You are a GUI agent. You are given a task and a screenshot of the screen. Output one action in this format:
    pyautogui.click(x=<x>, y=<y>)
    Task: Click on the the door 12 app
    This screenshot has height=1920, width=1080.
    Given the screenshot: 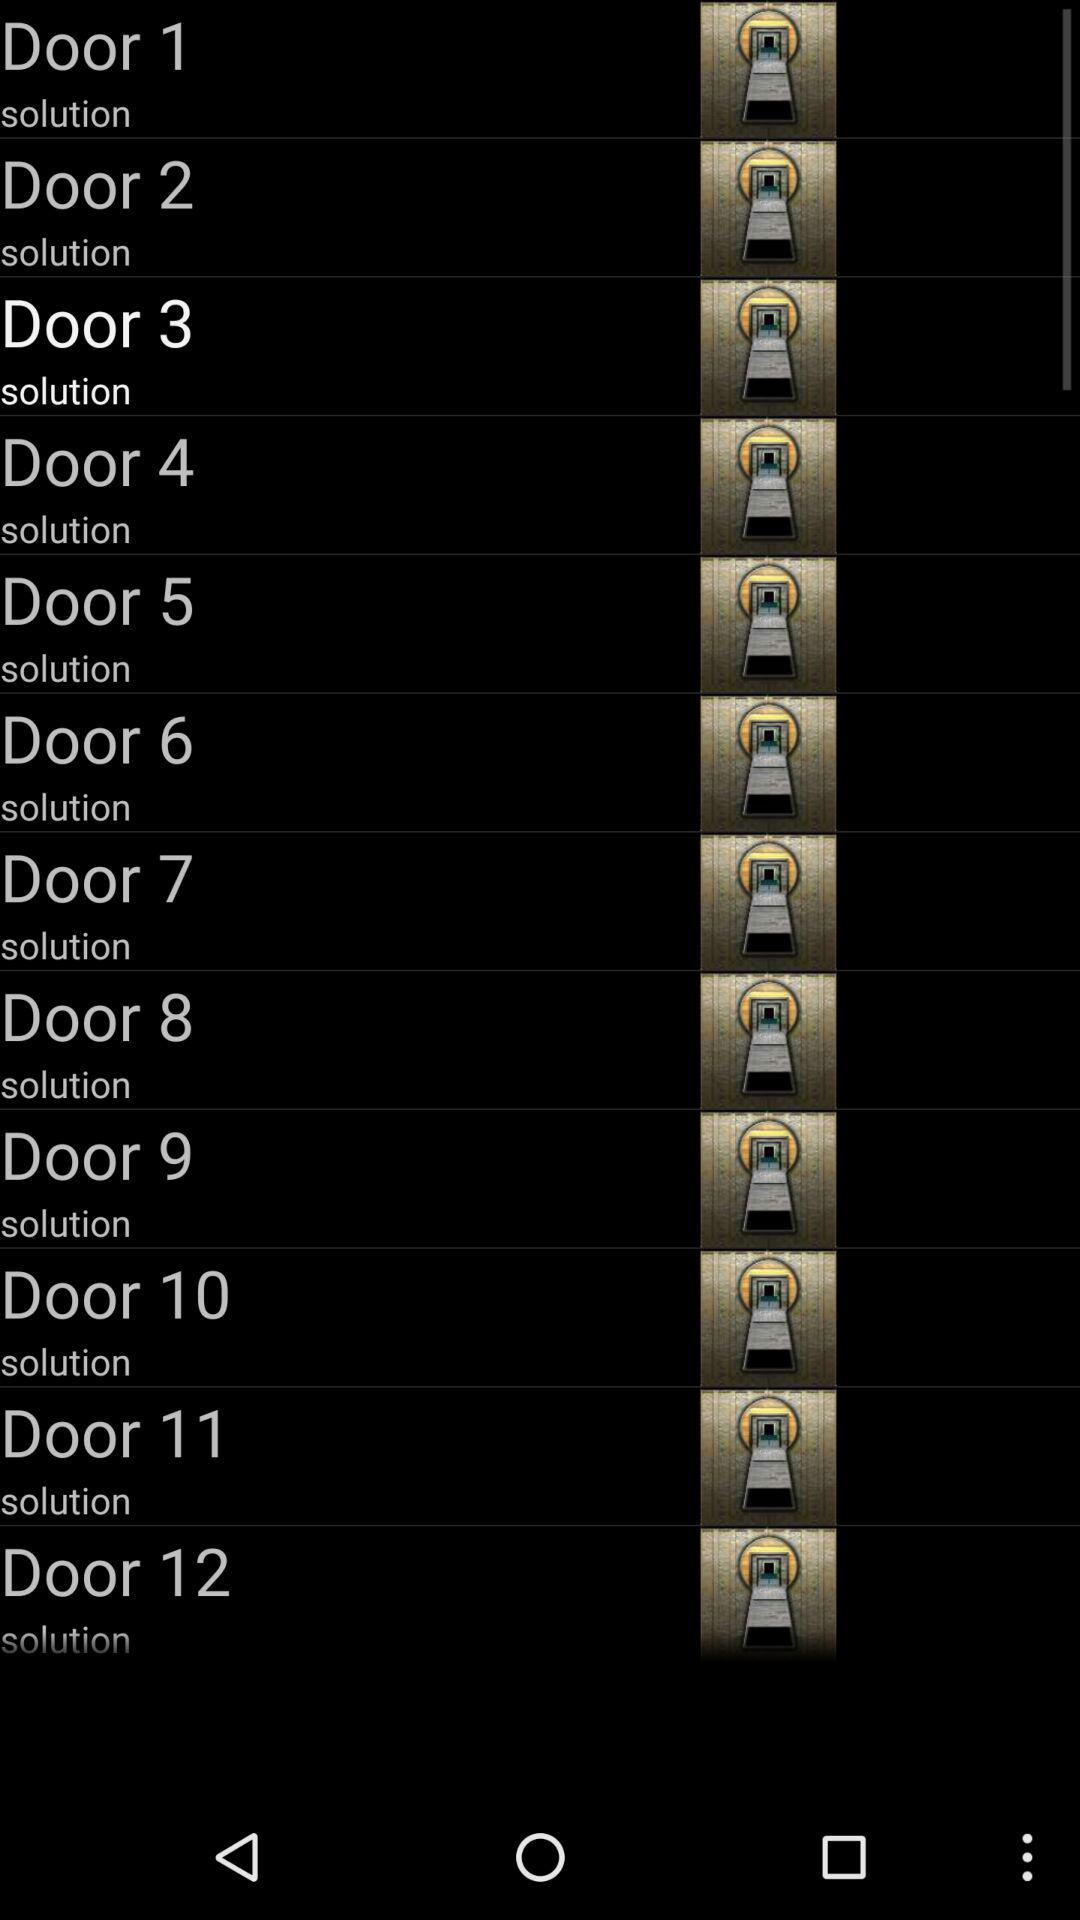 What is the action you would take?
    pyautogui.click(x=346, y=1569)
    